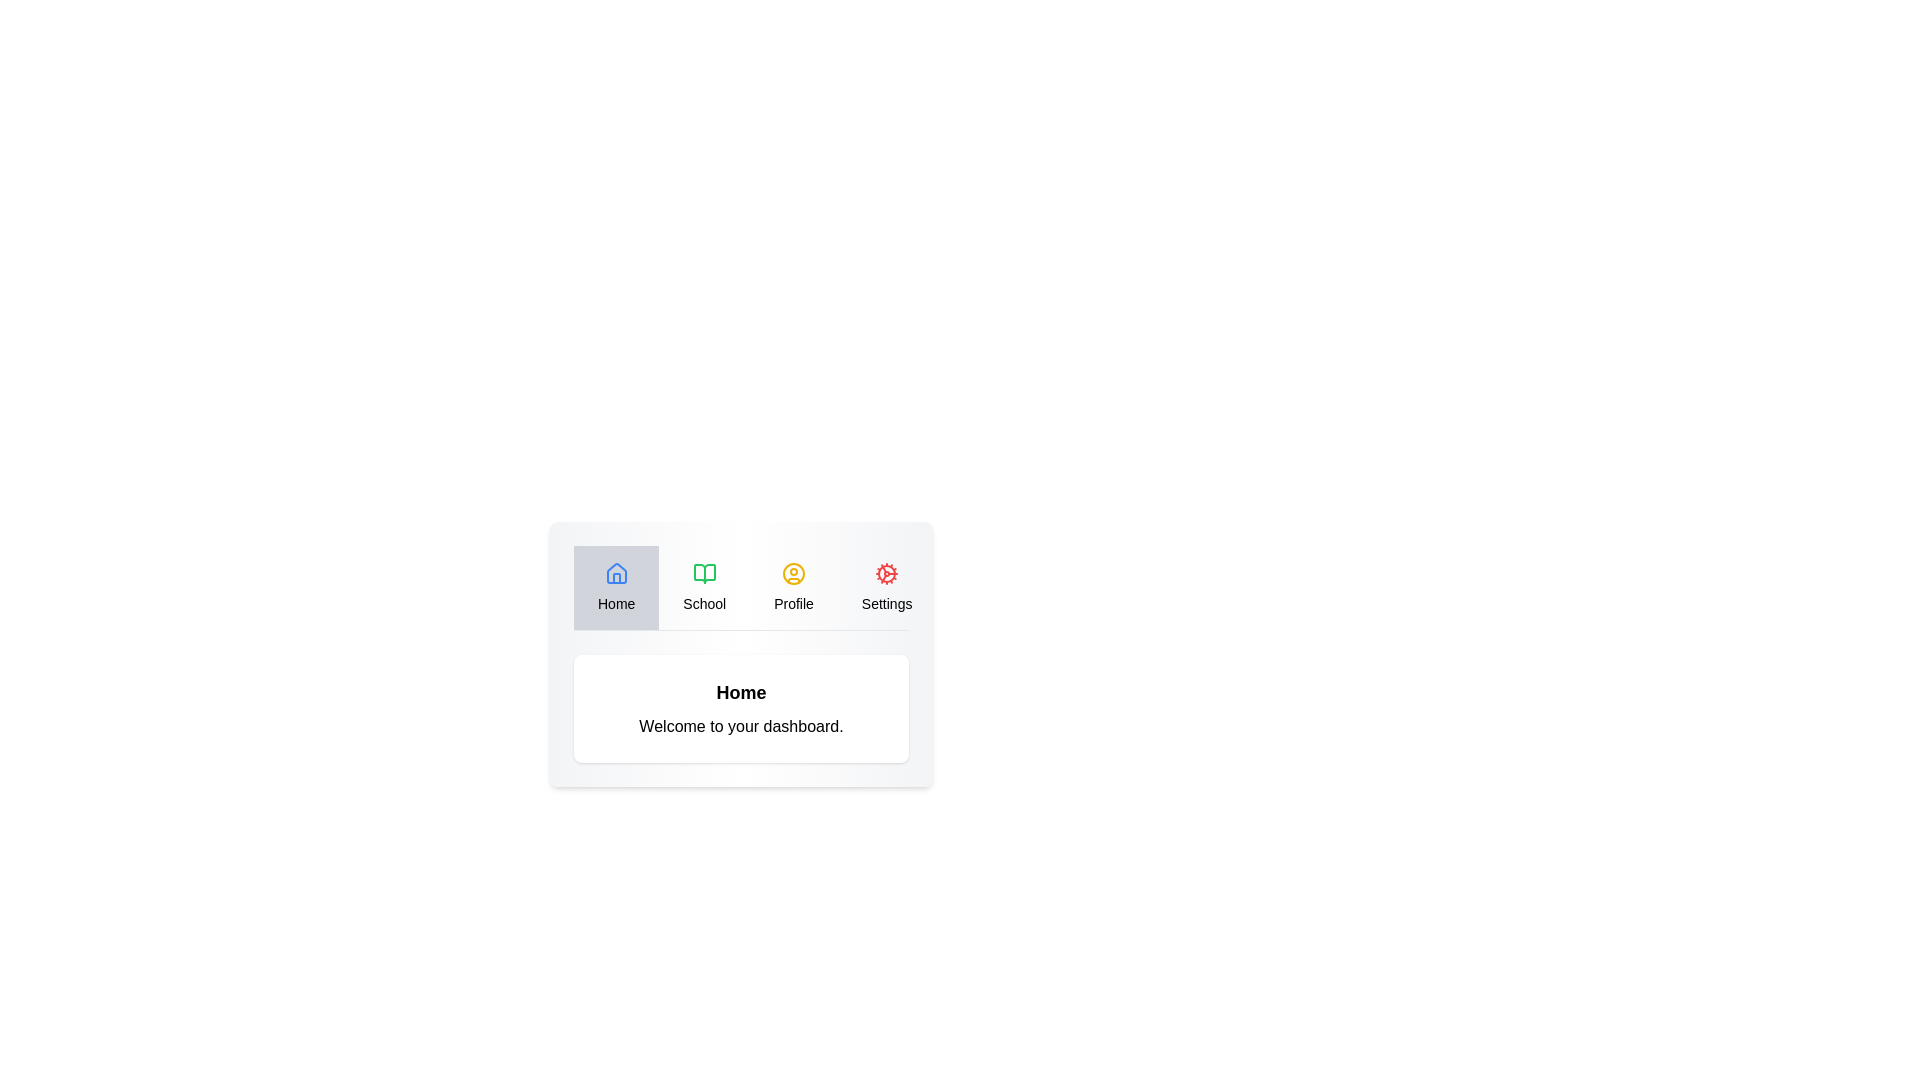 The height and width of the screenshot is (1080, 1920). I want to click on the icon corresponding to the School tab, so click(704, 574).